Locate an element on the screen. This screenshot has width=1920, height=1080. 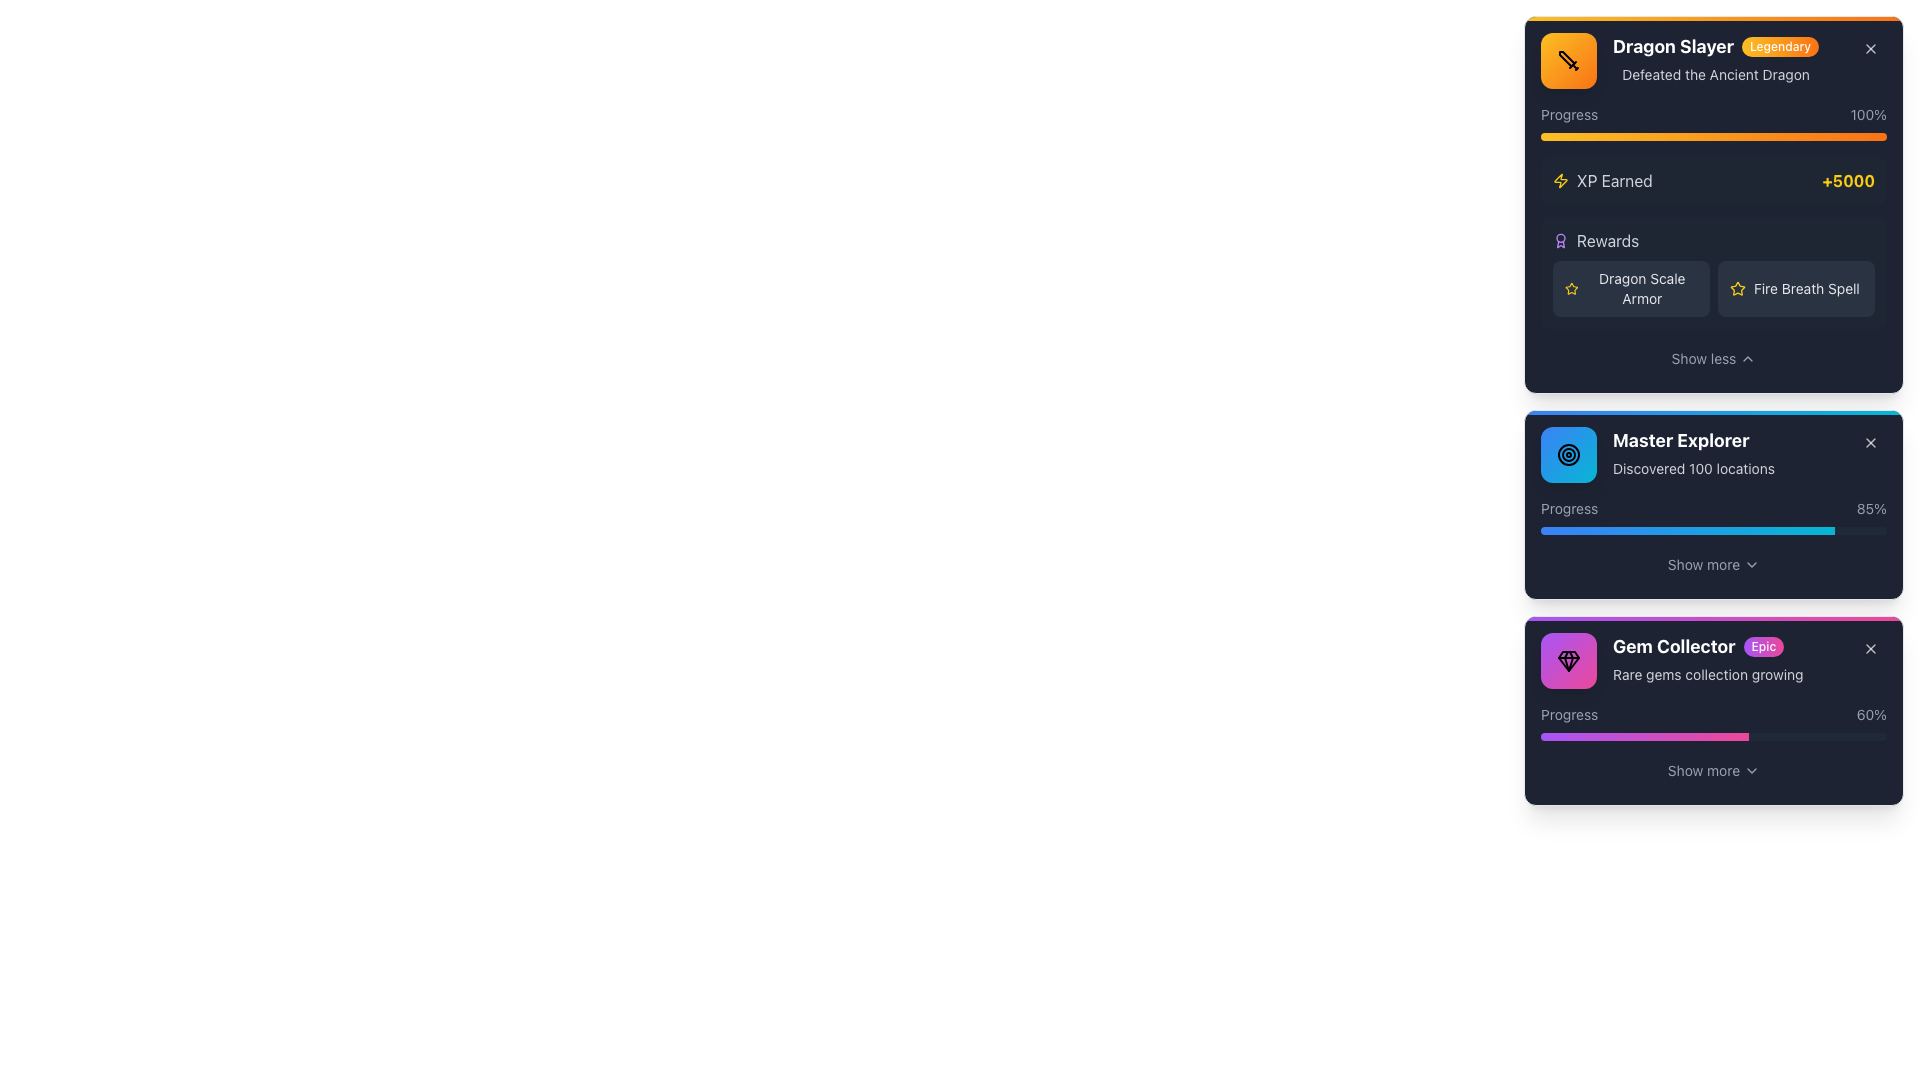
the second card in the vertically stacked list that includes a progress bar and an expandable details feature, located below the 'Dragon Slayer' card and above the 'Gem Collector' card is located at coordinates (1712, 504).